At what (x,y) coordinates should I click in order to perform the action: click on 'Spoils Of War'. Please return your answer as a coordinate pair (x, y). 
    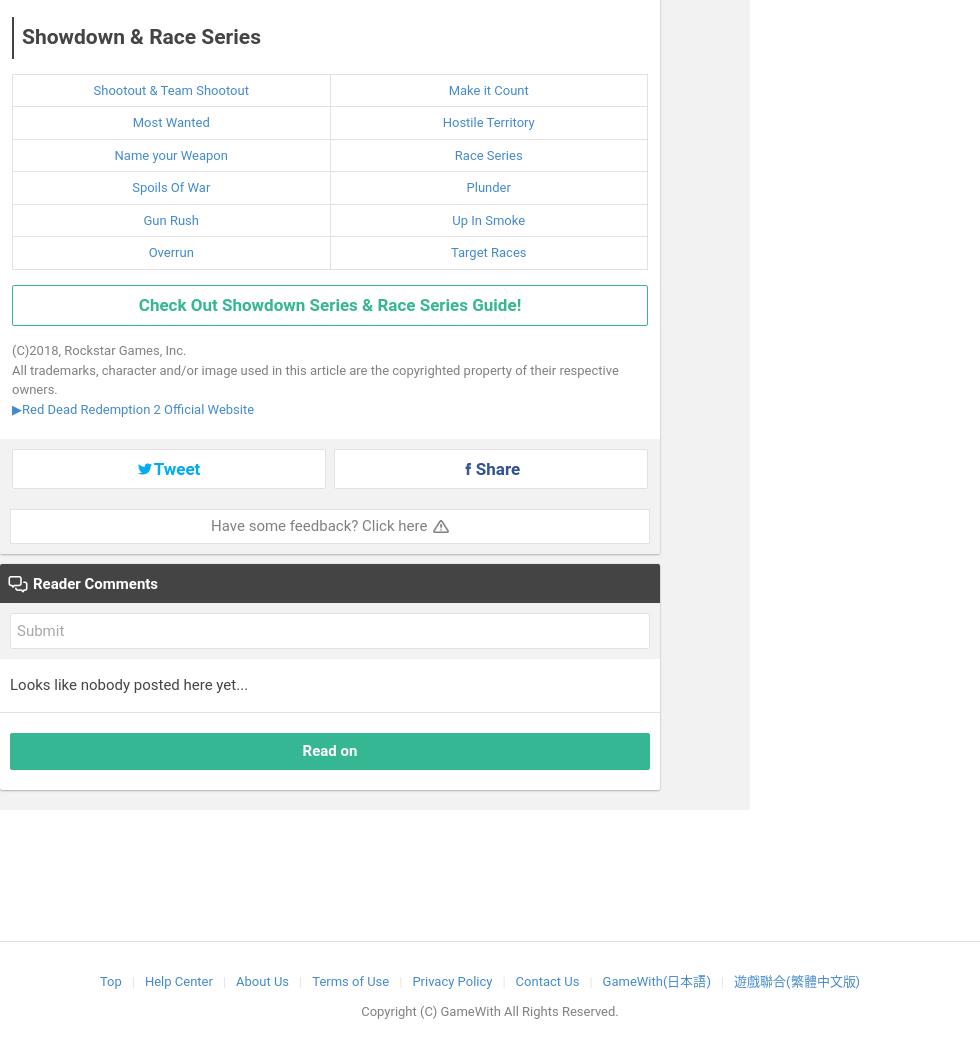
    Looking at the image, I should click on (171, 186).